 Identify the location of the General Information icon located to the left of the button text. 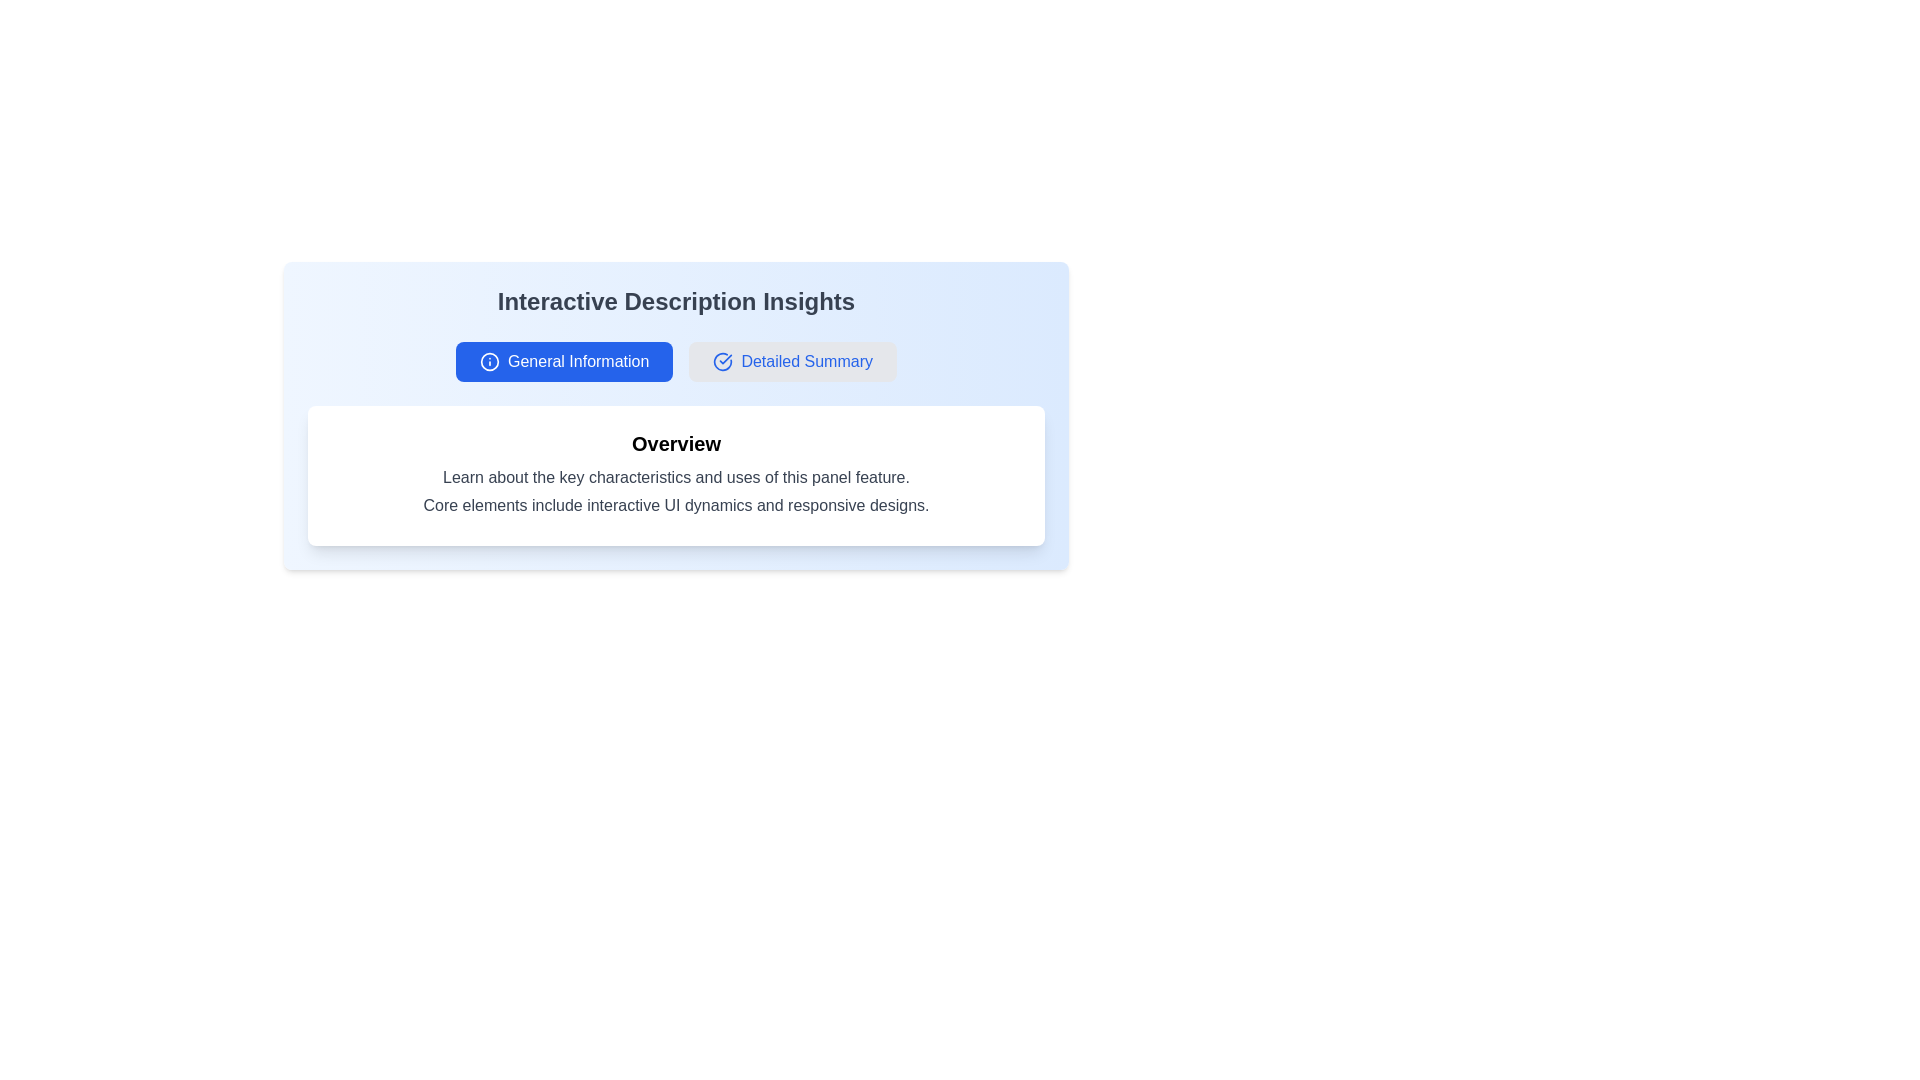
(489, 362).